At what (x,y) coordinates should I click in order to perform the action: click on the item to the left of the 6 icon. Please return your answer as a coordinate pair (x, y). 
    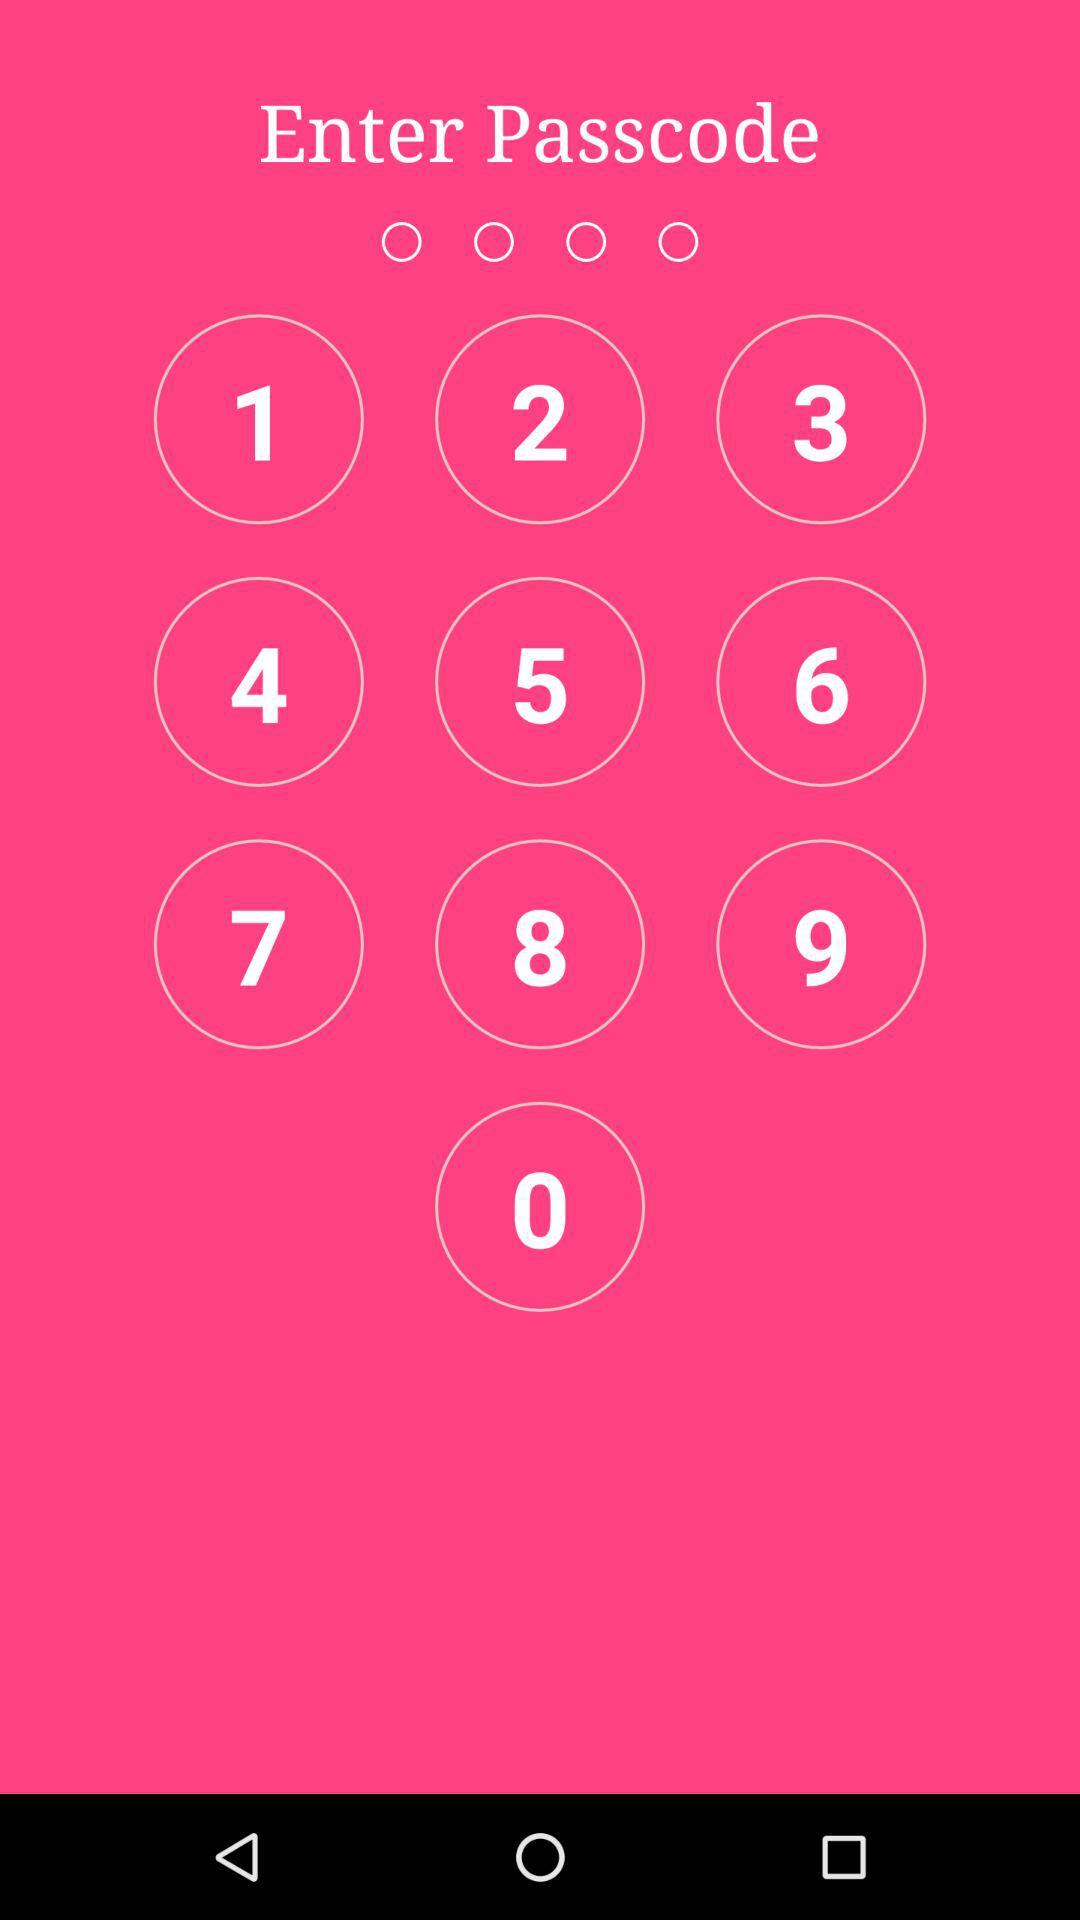
    Looking at the image, I should click on (540, 681).